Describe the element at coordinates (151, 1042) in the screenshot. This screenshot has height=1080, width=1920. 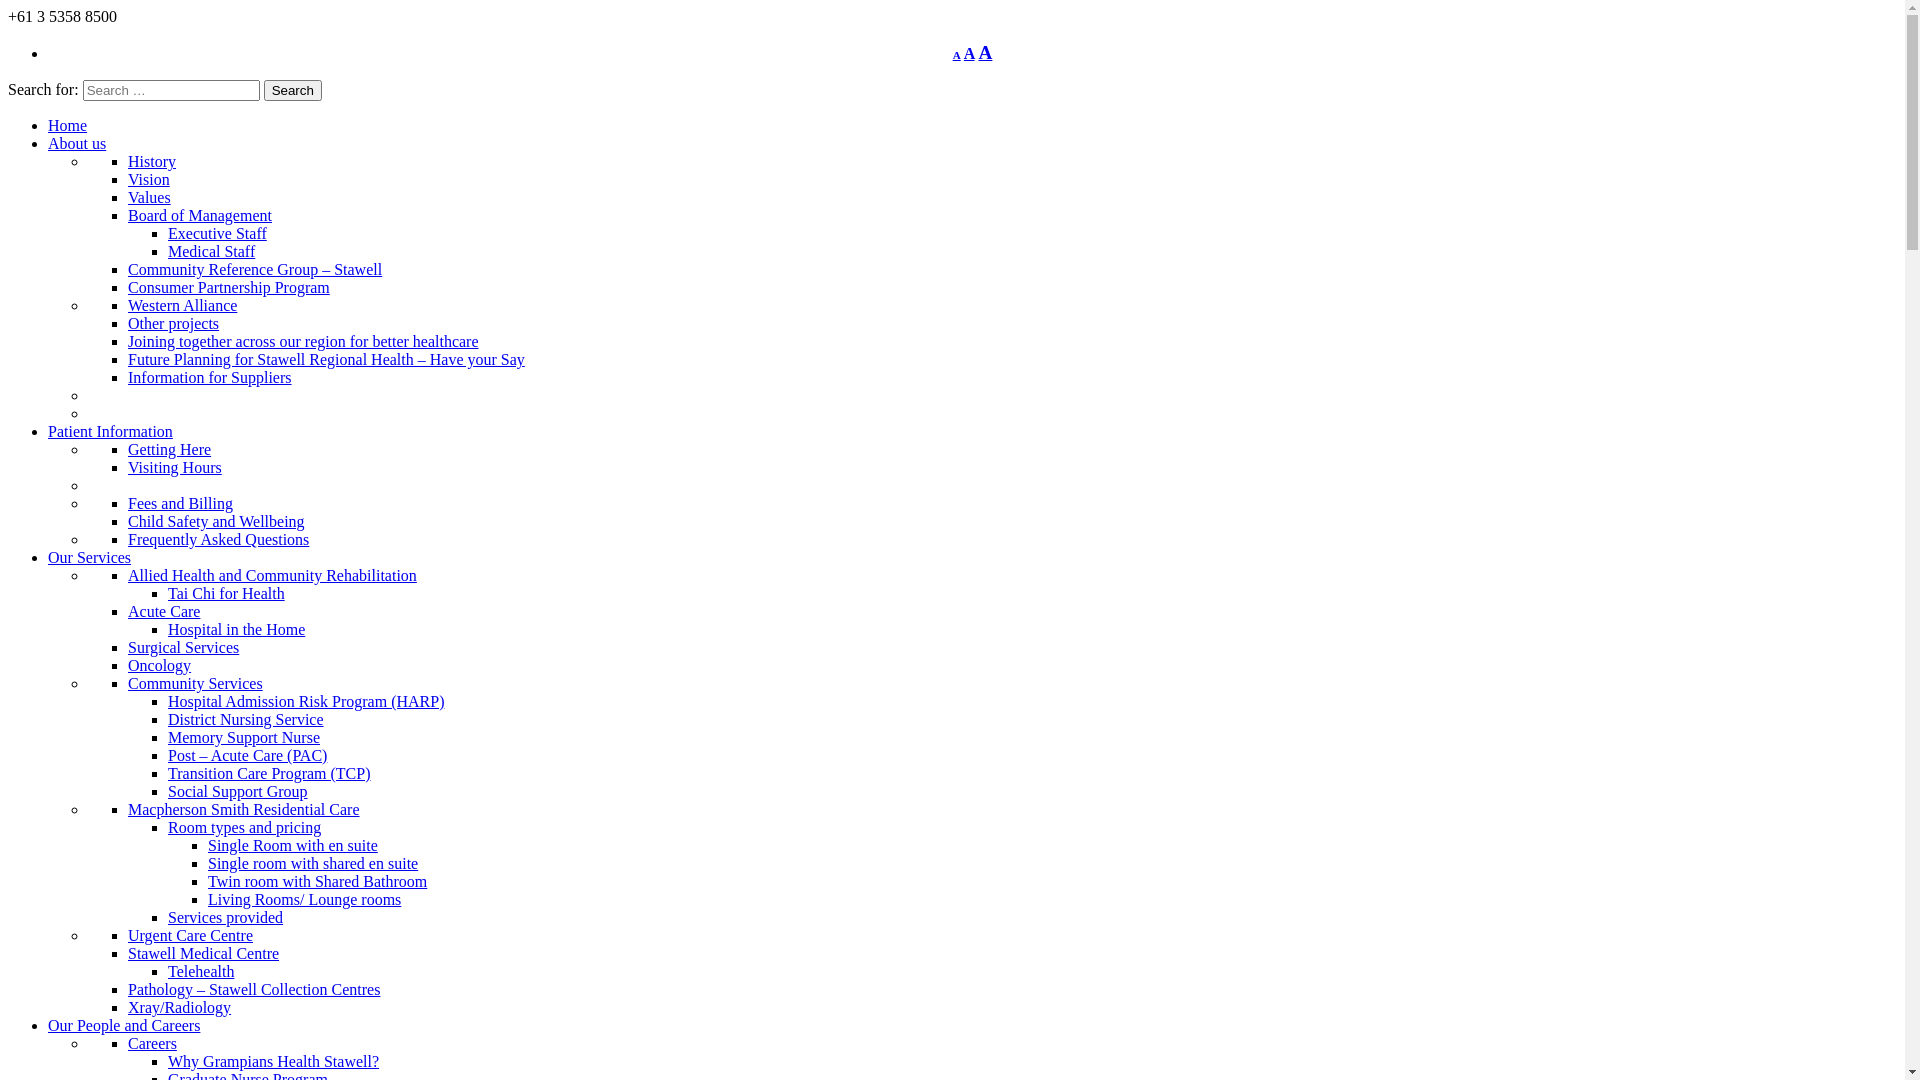
I see `'Careers'` at that location.